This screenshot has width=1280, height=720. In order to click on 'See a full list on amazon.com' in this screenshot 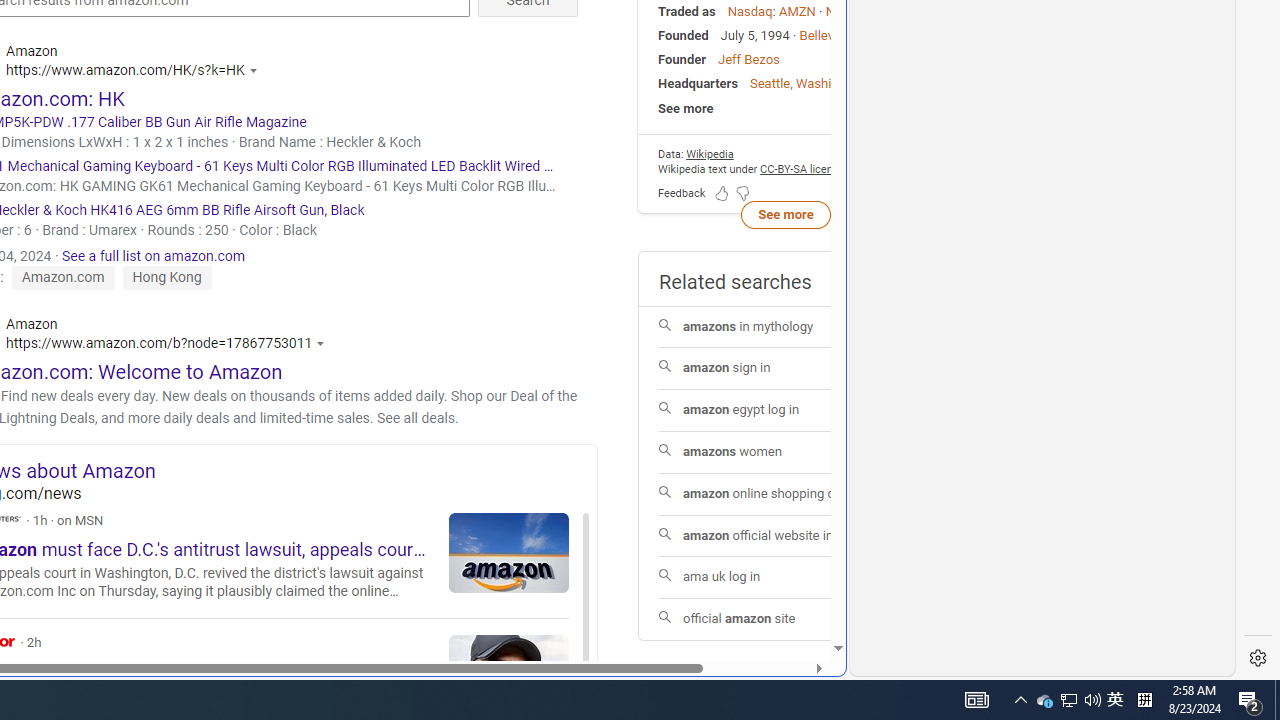, I will do `click(152, 254)`.